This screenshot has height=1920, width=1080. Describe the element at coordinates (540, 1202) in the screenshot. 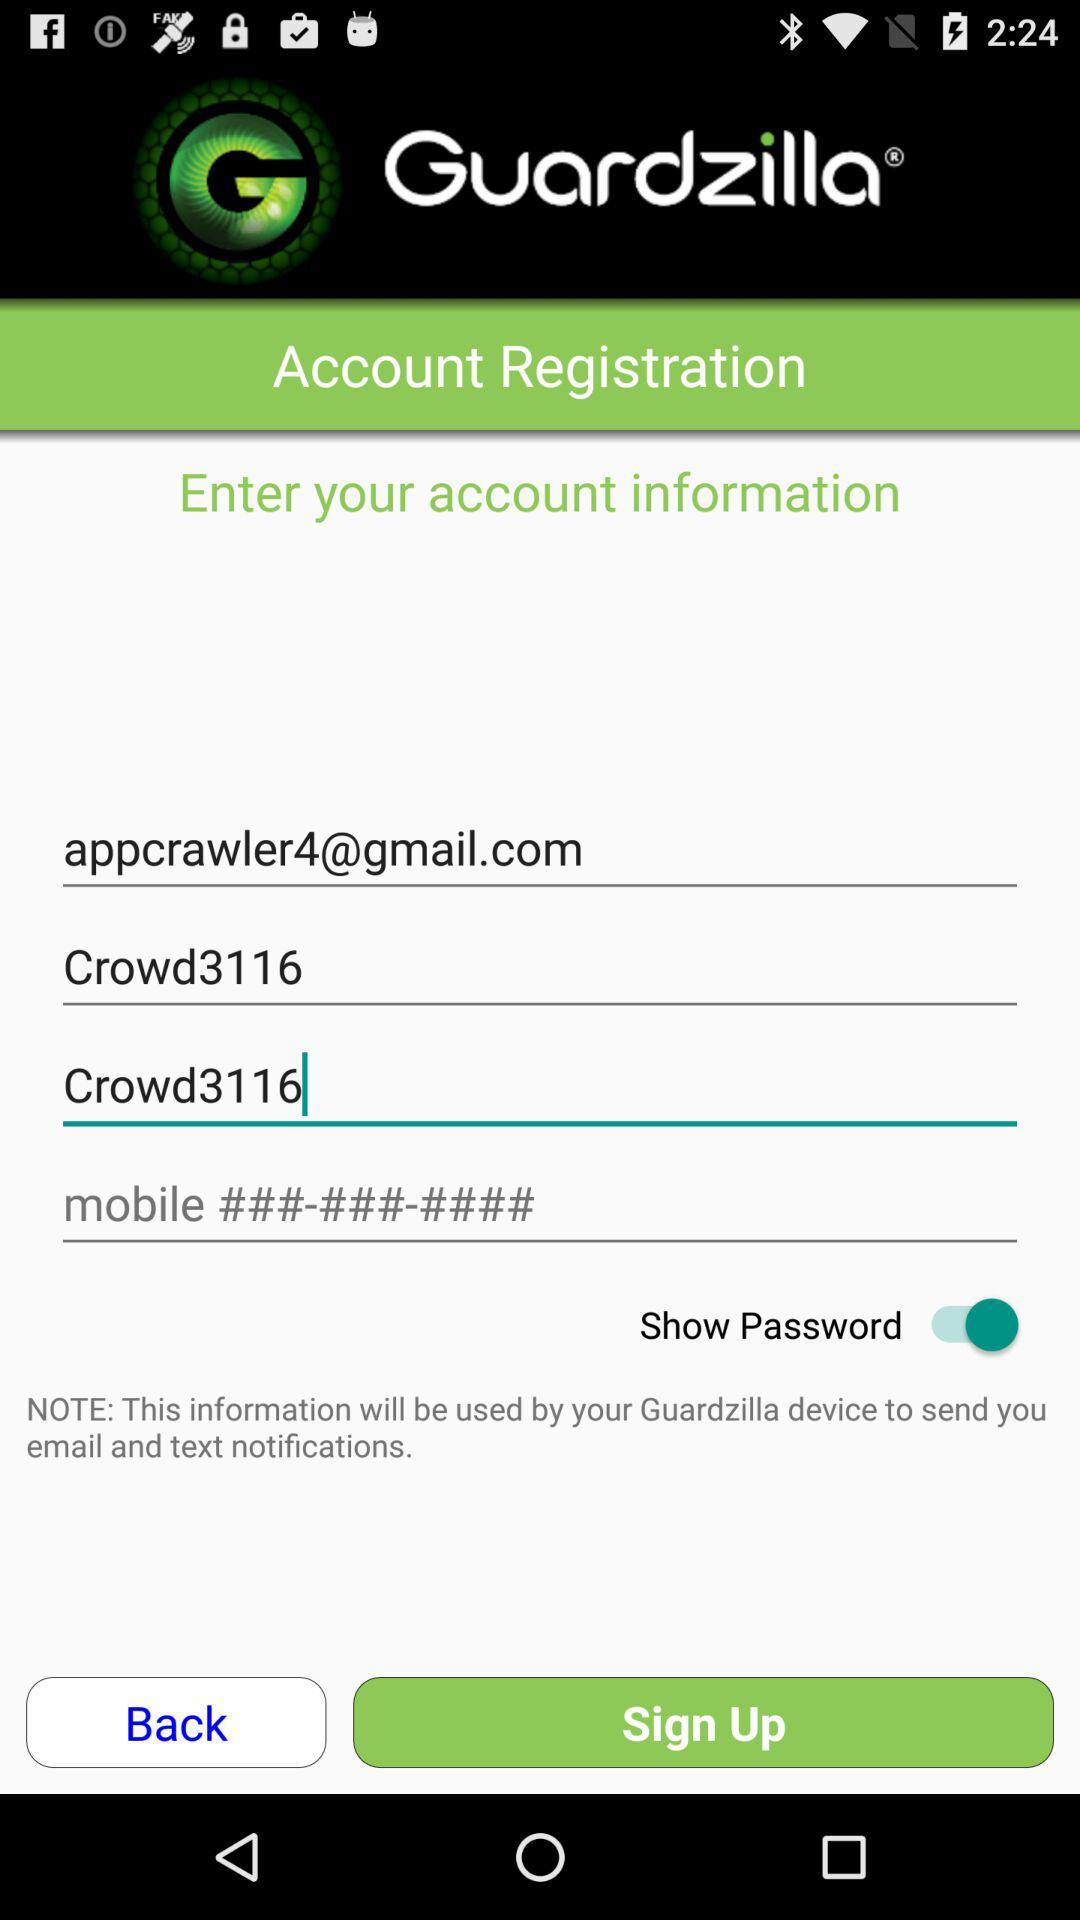

I see `mobile phone number` at that location.